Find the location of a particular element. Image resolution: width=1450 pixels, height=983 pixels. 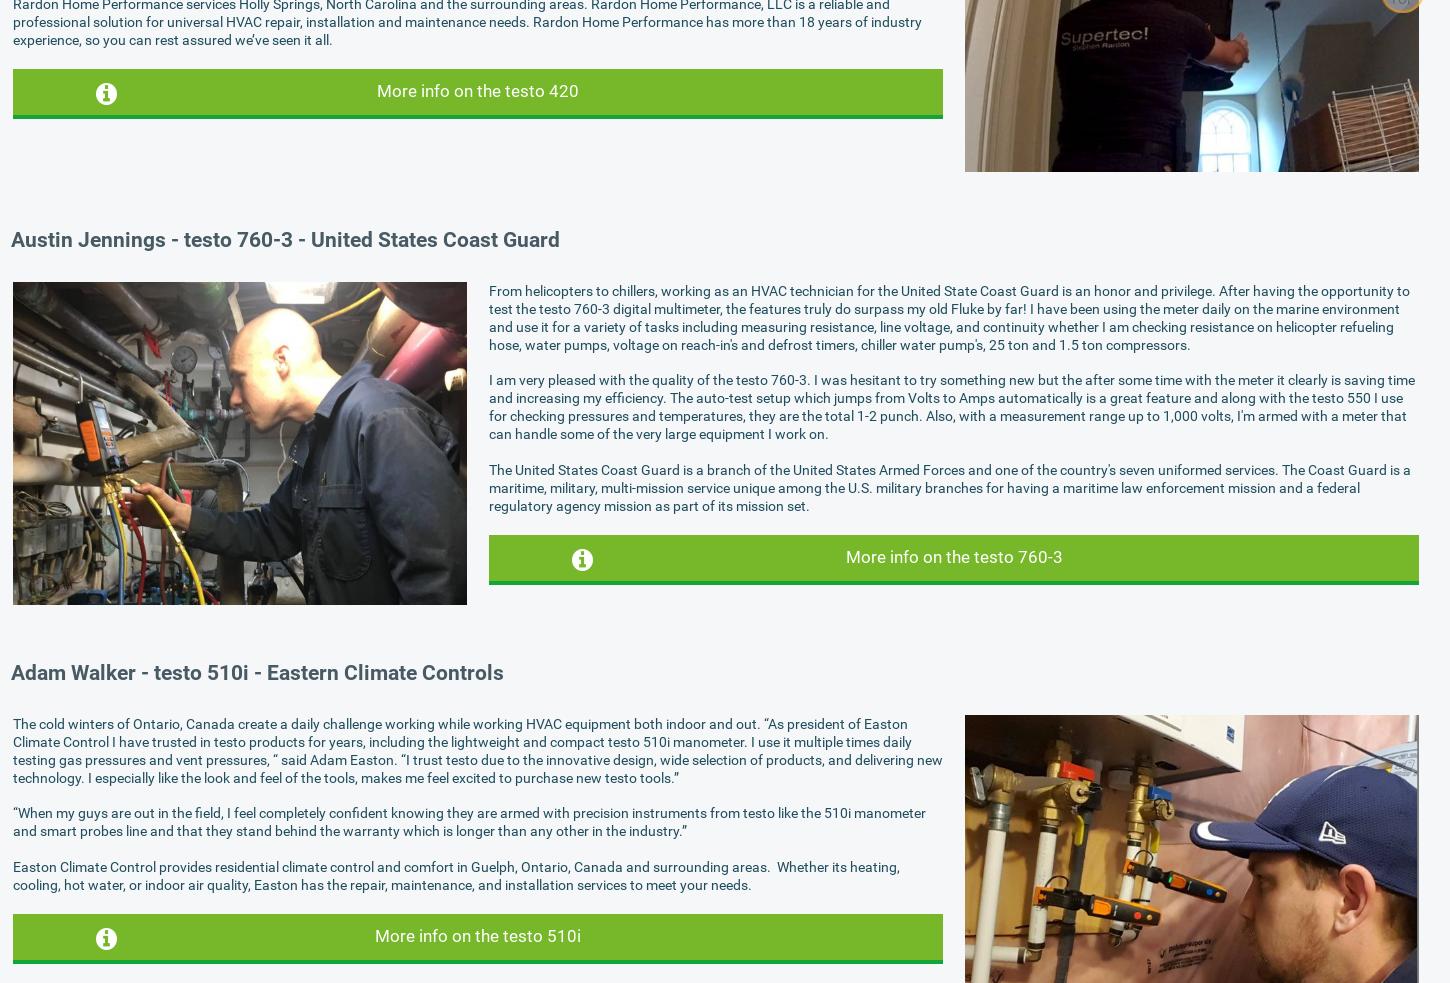

'Austin Jennings - testo 760-3 - United States Coast Guard' is located at coordinates (11, 238).